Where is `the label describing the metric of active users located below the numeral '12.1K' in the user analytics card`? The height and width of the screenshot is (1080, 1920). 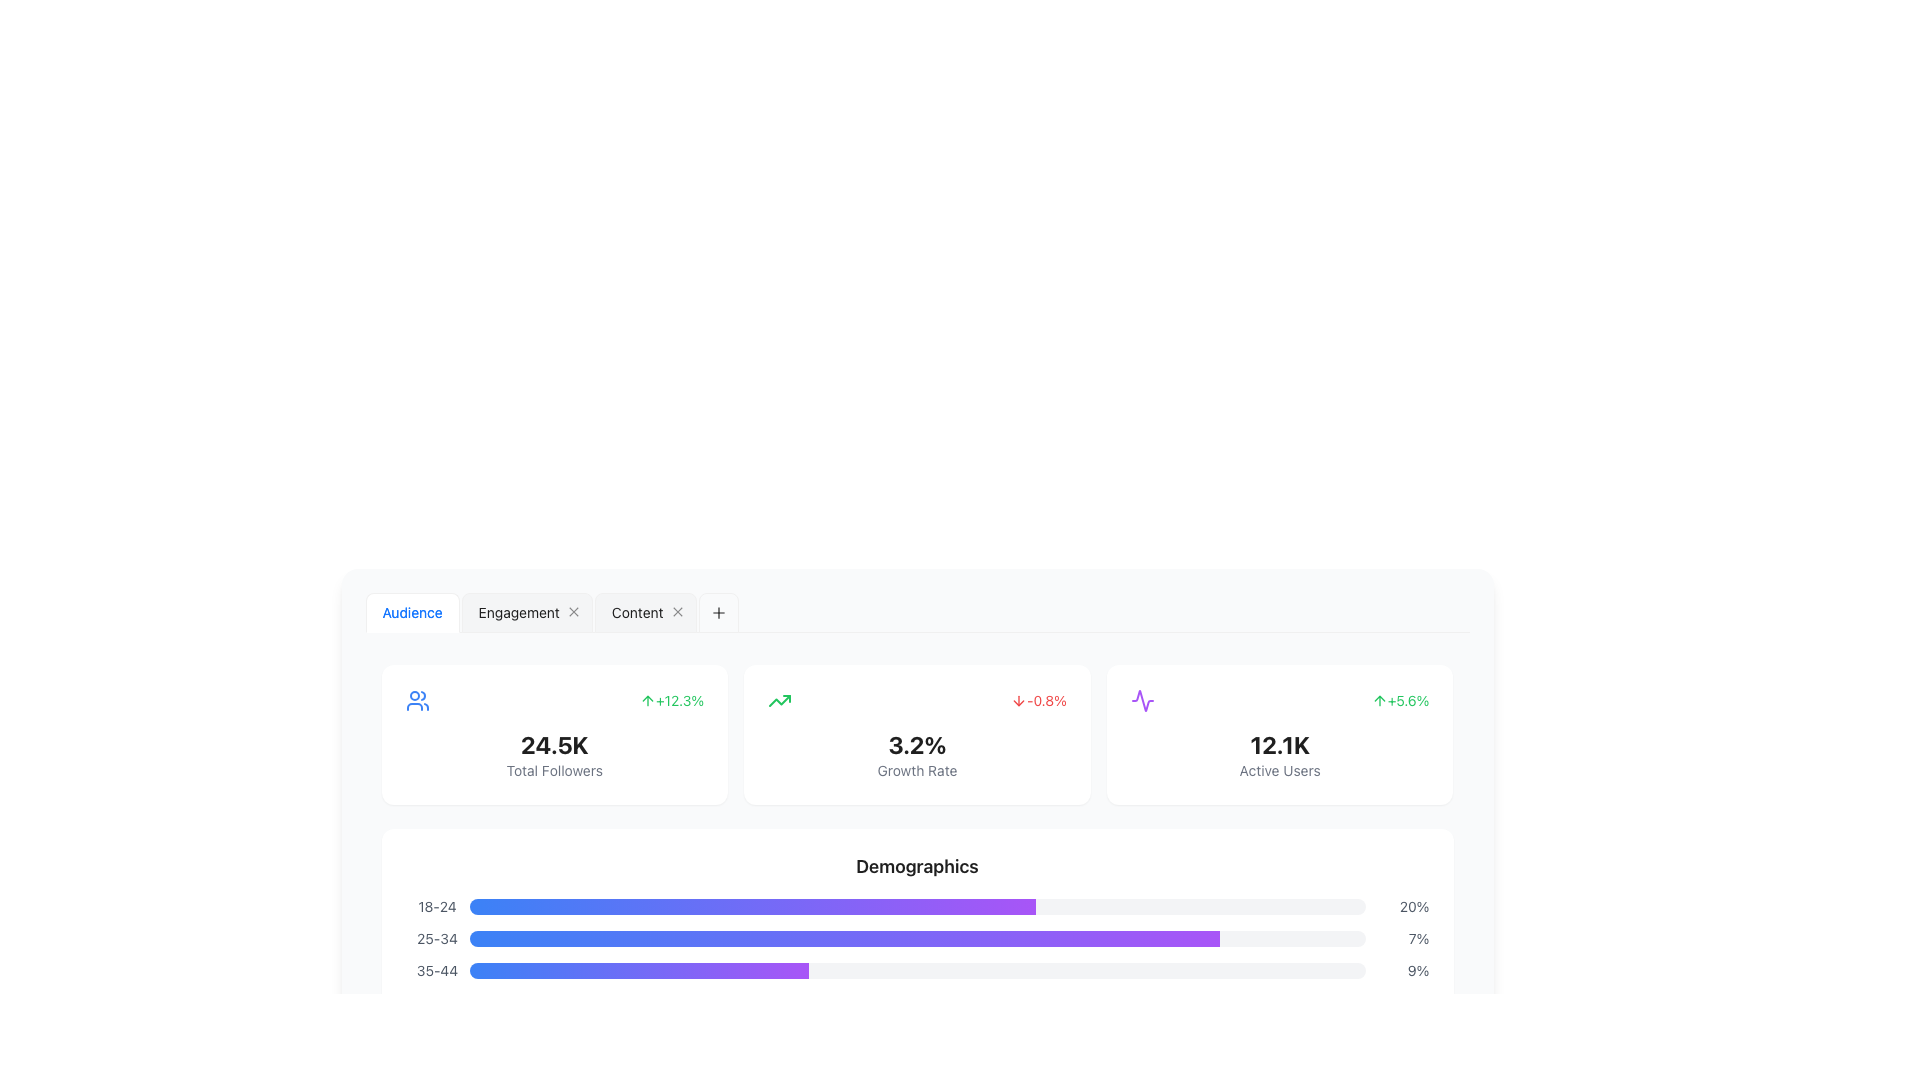
the label describing the metric of active users located below the numeral '12.1K' in the user analytics card is located at coordinates (1280, 770).